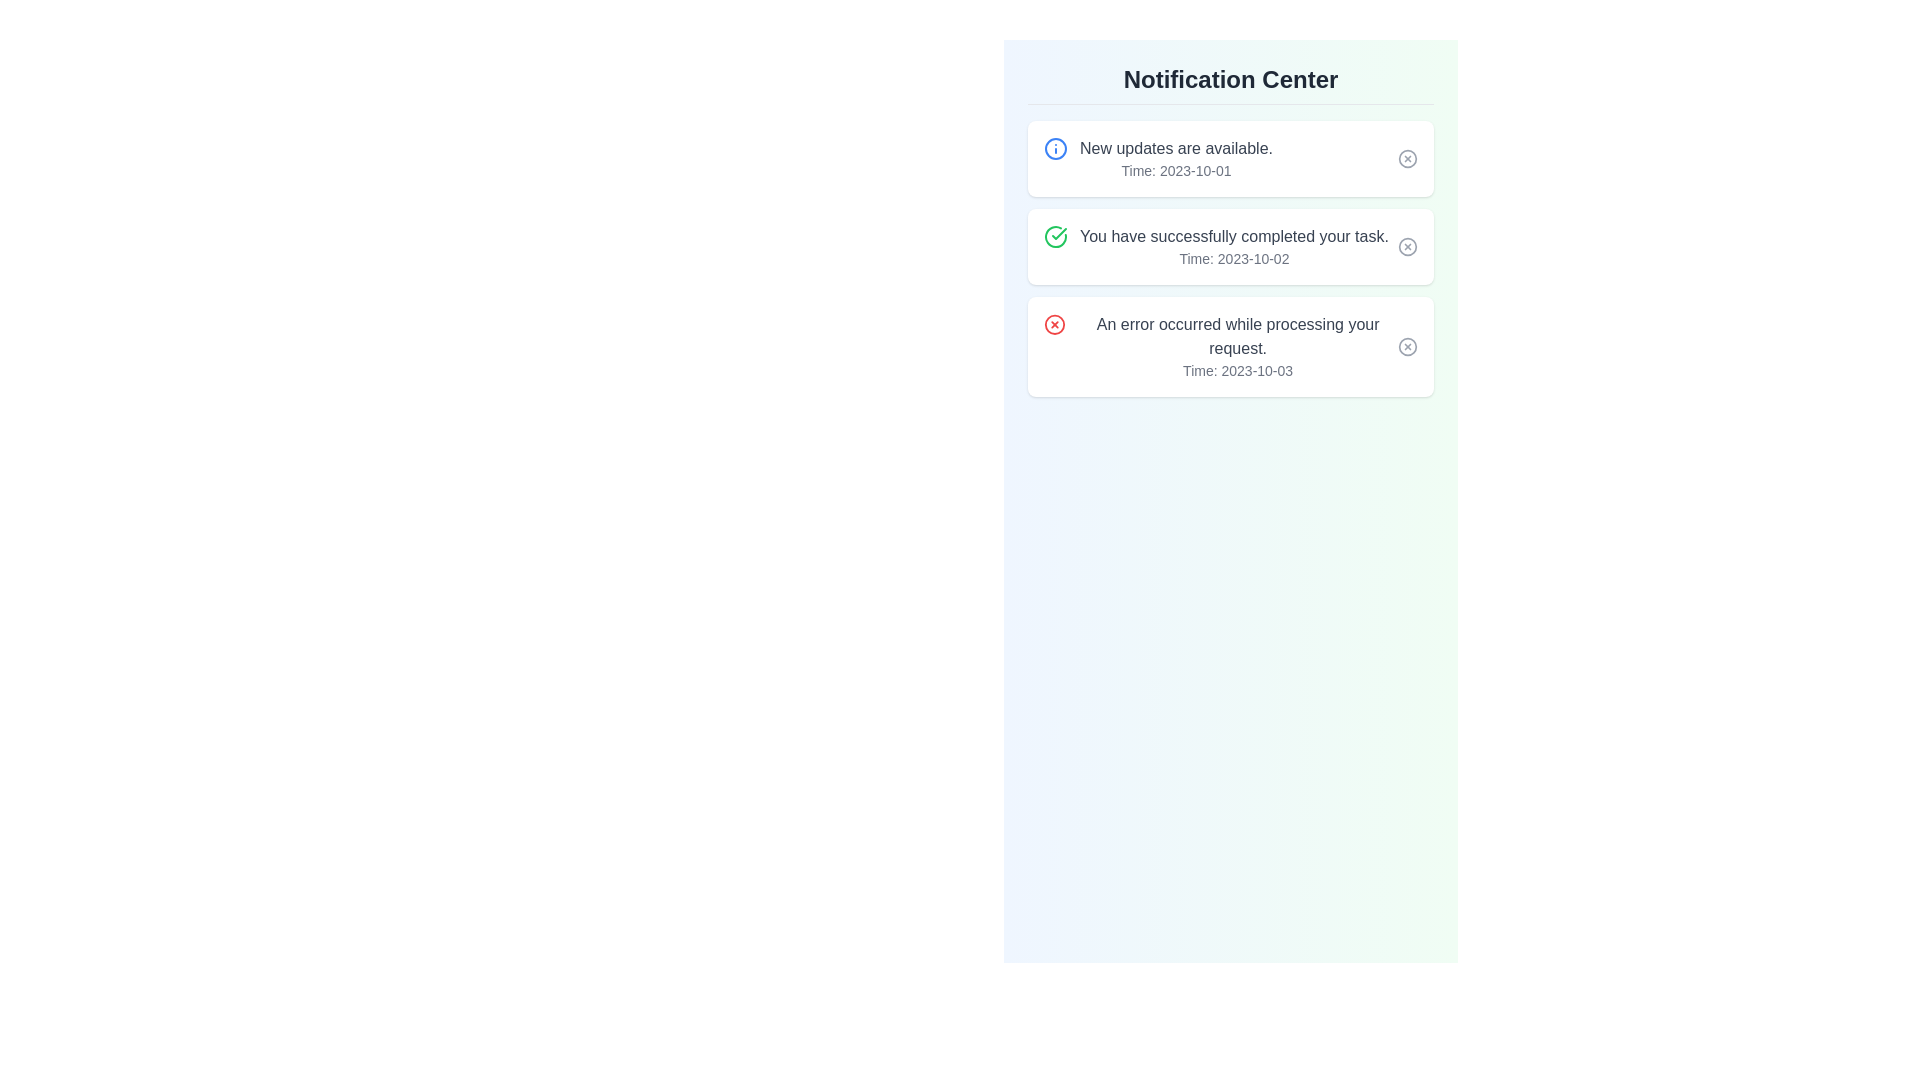 Image resolution: width=1920 pixels, height=1080 pixels. Describe the element at coordinates (1215, 245) in the screenshot. I see `information from the Notification item indicating successful task completion, which is the second item in the list` at that location.